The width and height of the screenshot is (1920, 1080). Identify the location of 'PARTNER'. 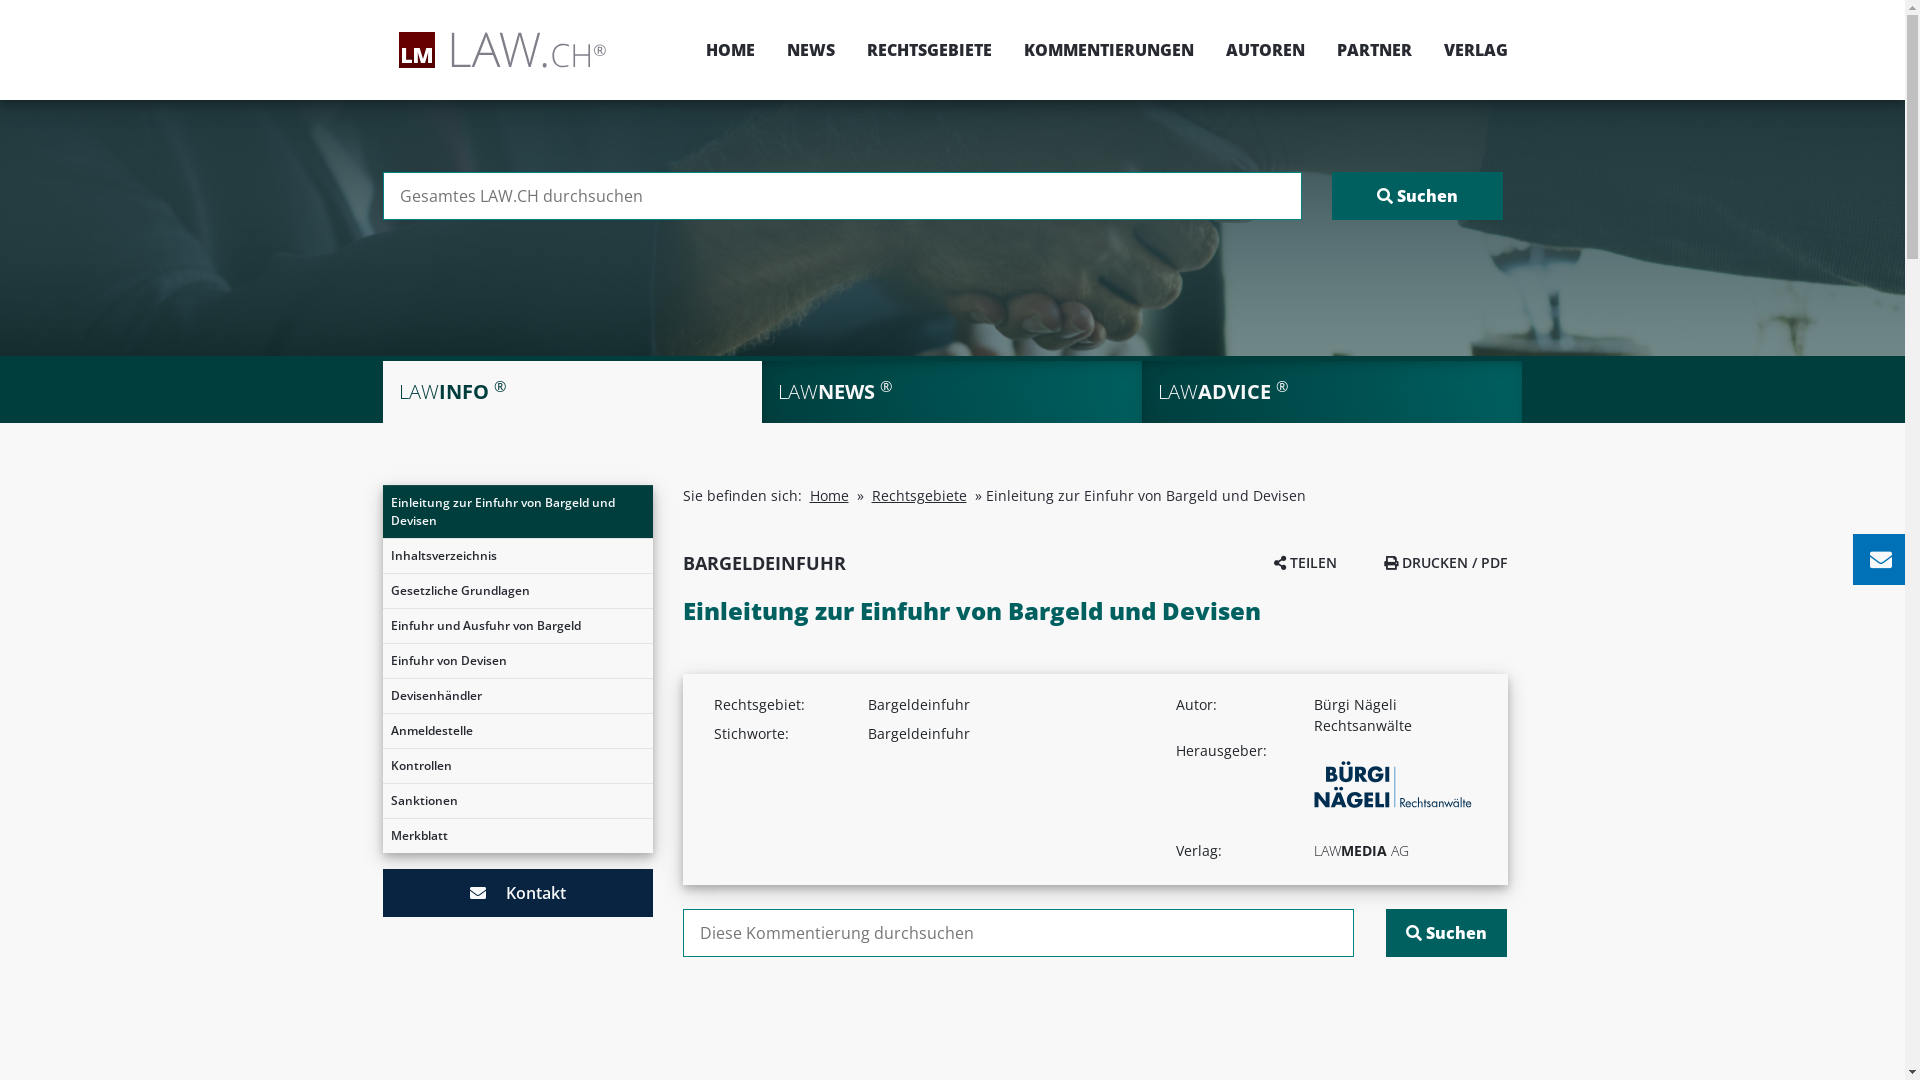
(1372, 49).